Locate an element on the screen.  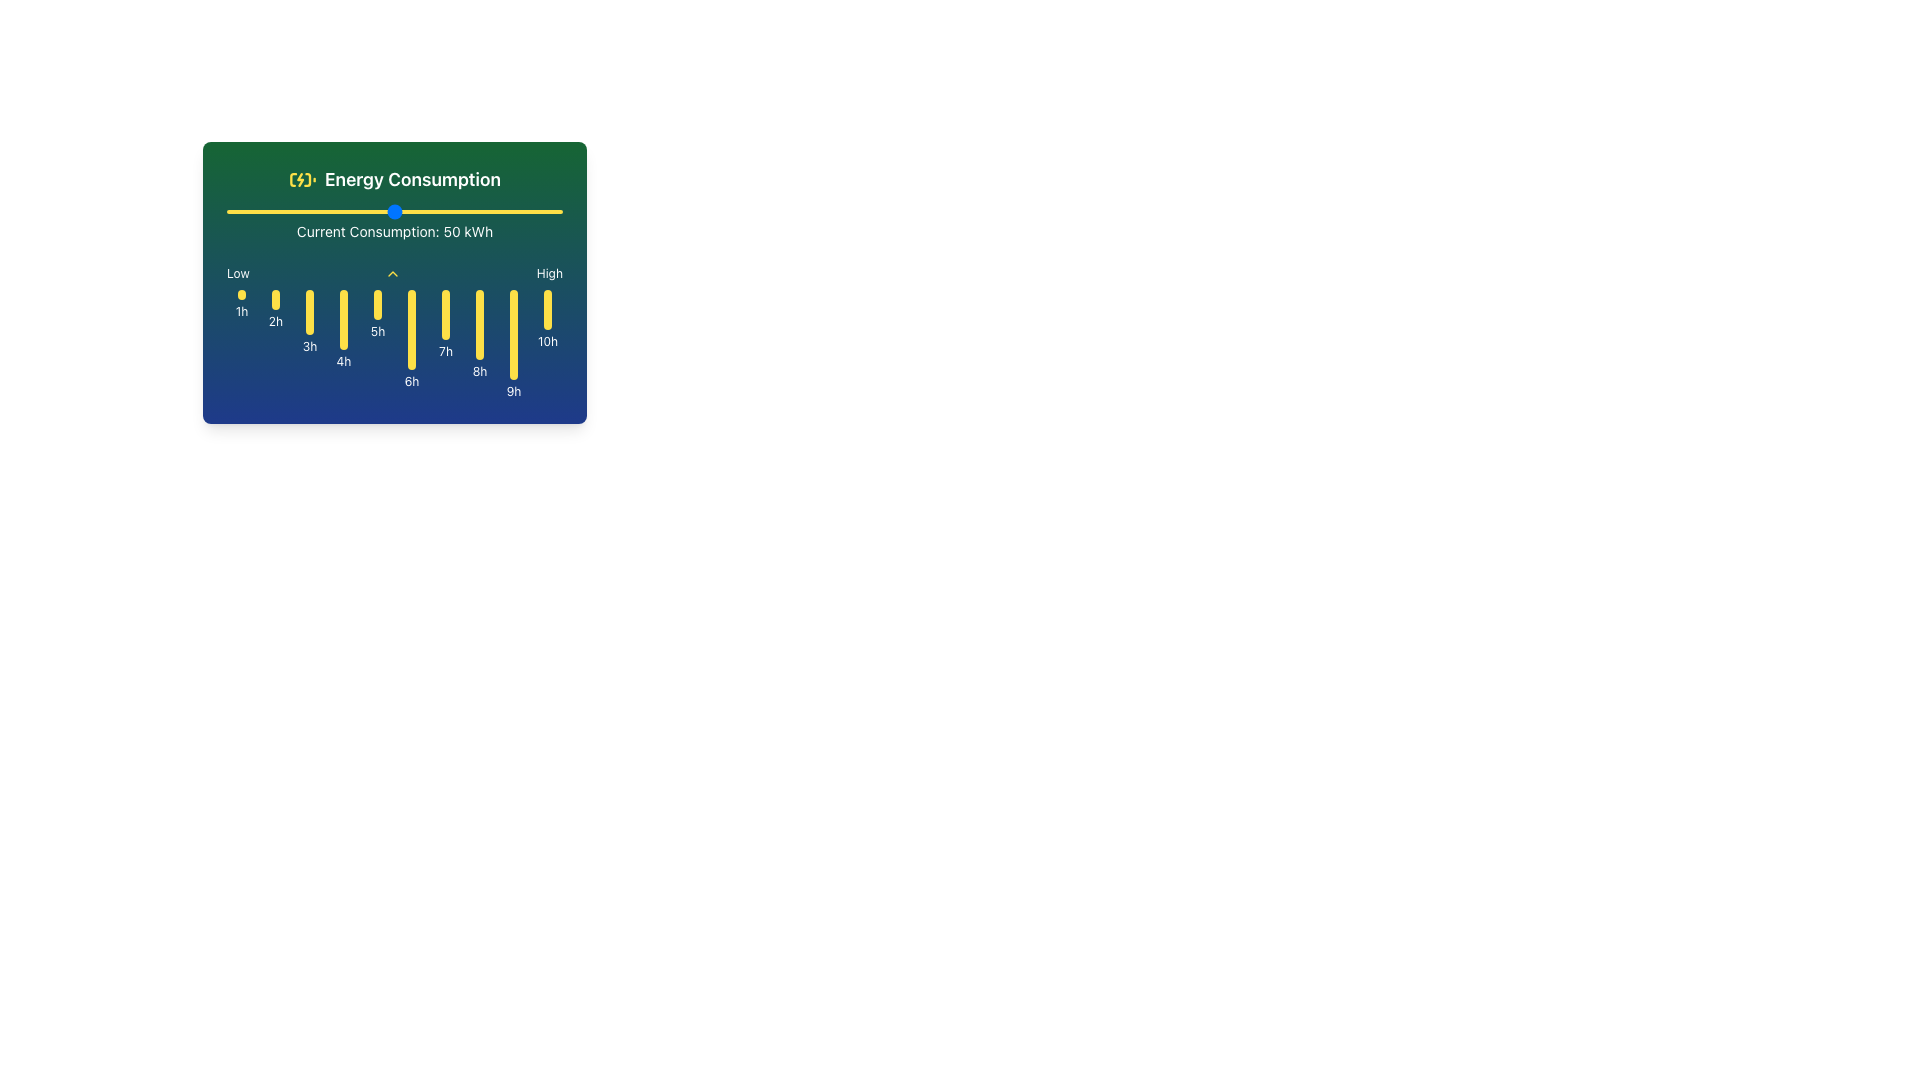
text content of the small text label displaying '4h', positioned below the yellow vertical bar in the graphical time chart is located at coordinates (344, 362).